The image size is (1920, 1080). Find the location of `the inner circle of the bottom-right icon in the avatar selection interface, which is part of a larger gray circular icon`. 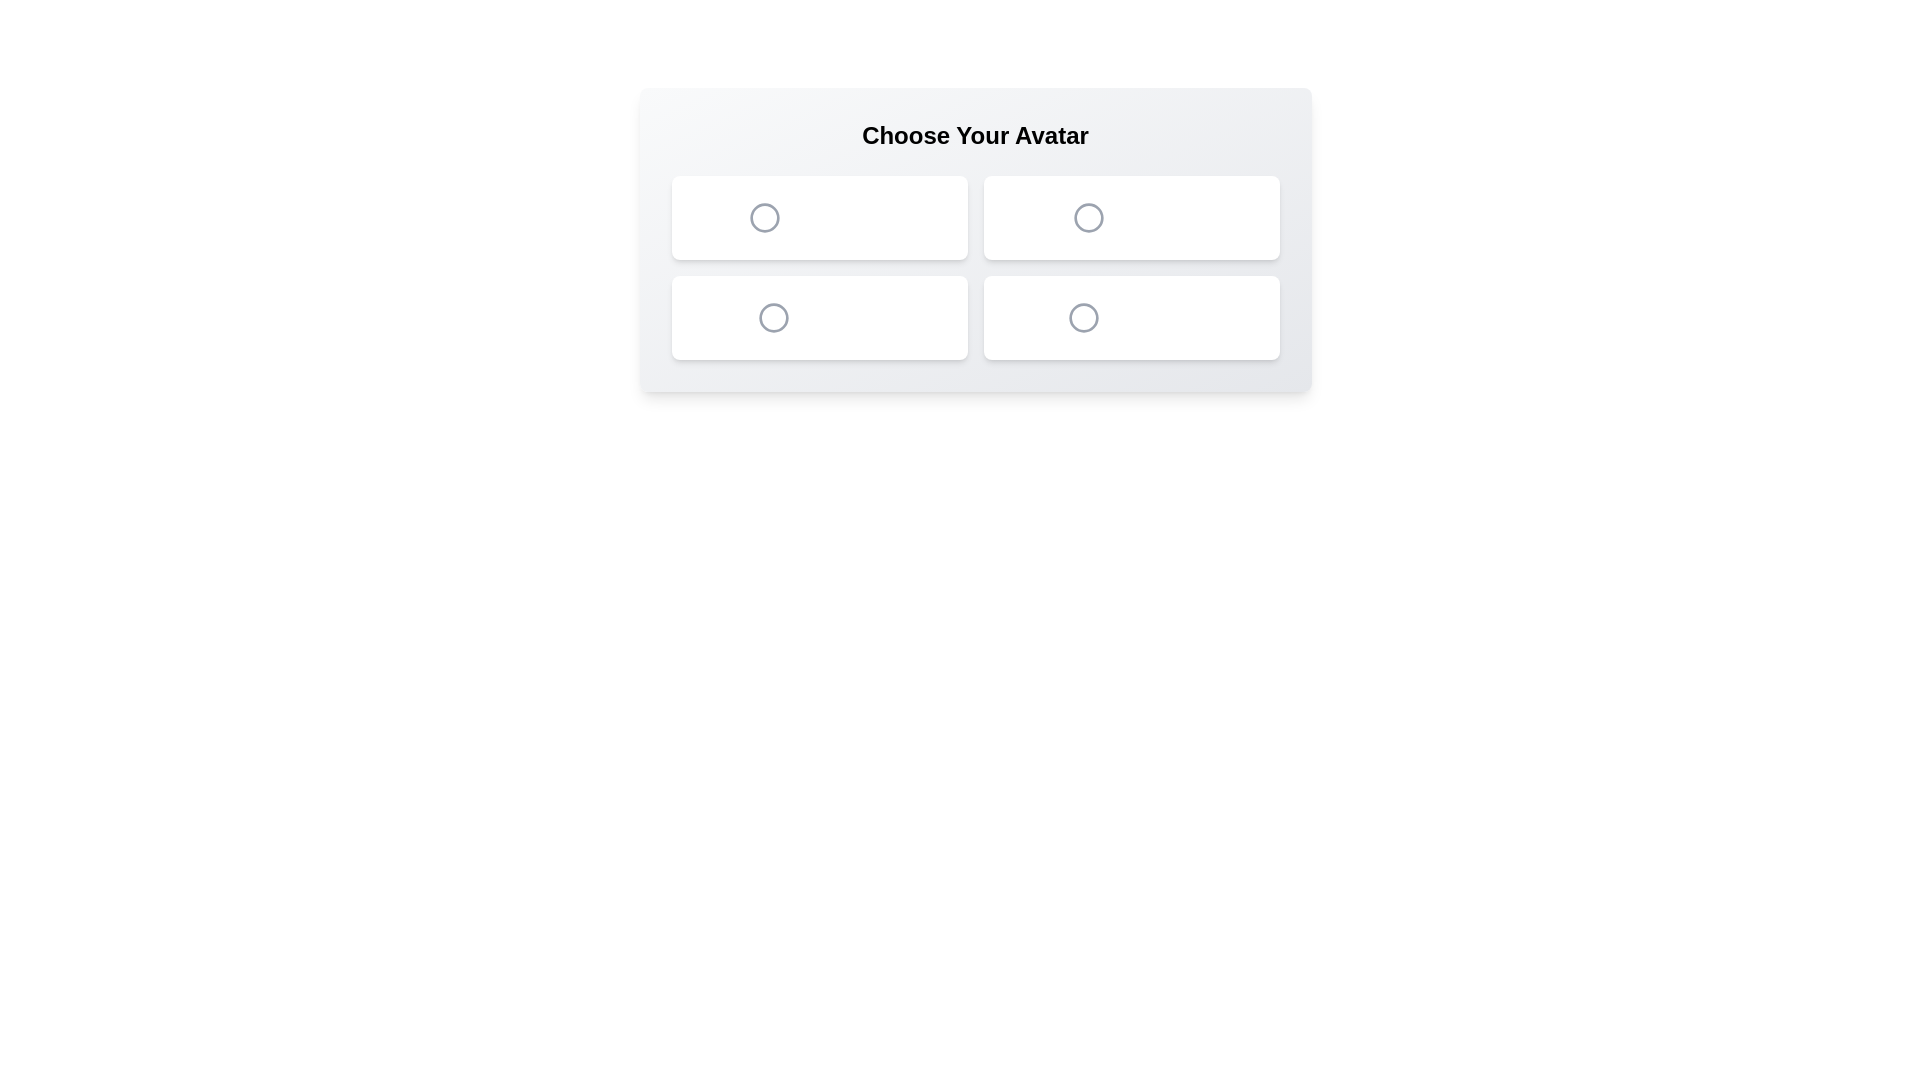

the inner circle of the bottom-right icon in the avatar selection interface, which is part of a larger gray circular icon is located at coordinates (1083, 316).